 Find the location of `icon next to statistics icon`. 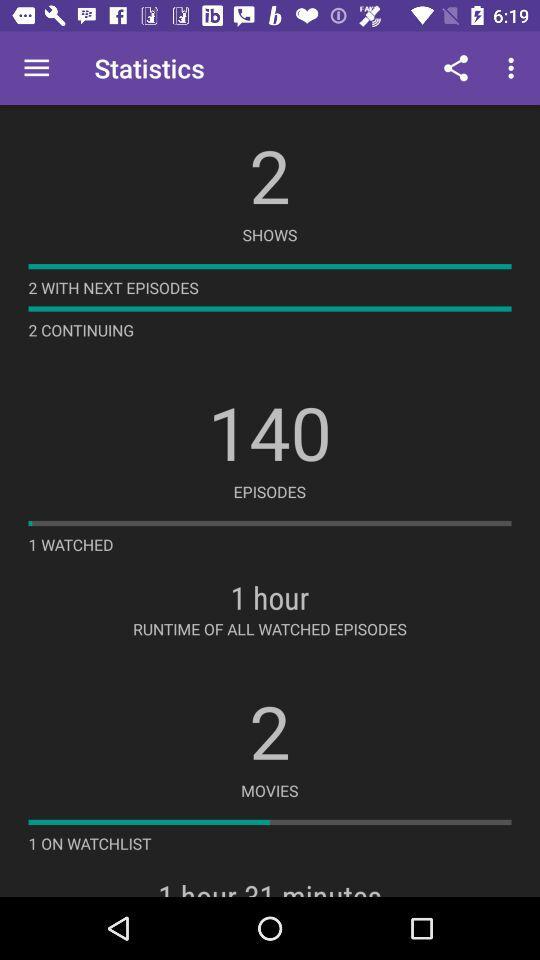

icon next to statistics icon is located at coordinates (455, 68).